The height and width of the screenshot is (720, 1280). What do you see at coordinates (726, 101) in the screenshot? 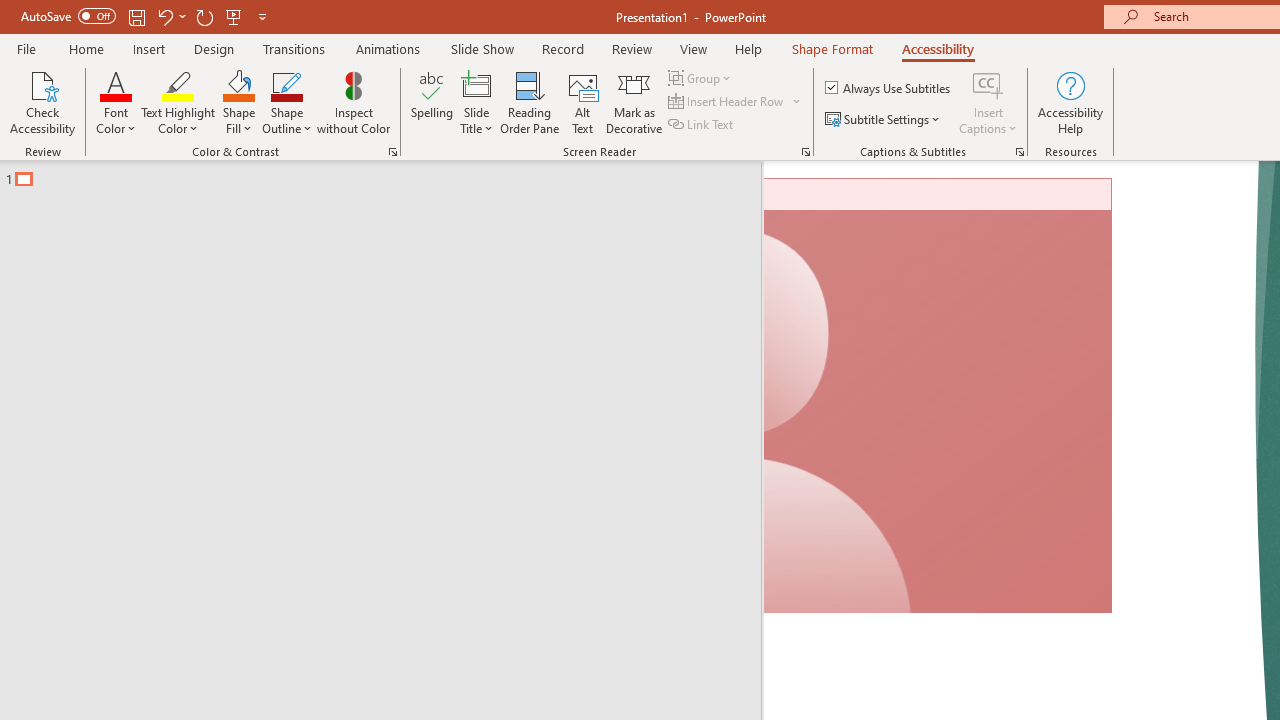
I see `'Insert Header Row'` at bounding box center [726, 101].